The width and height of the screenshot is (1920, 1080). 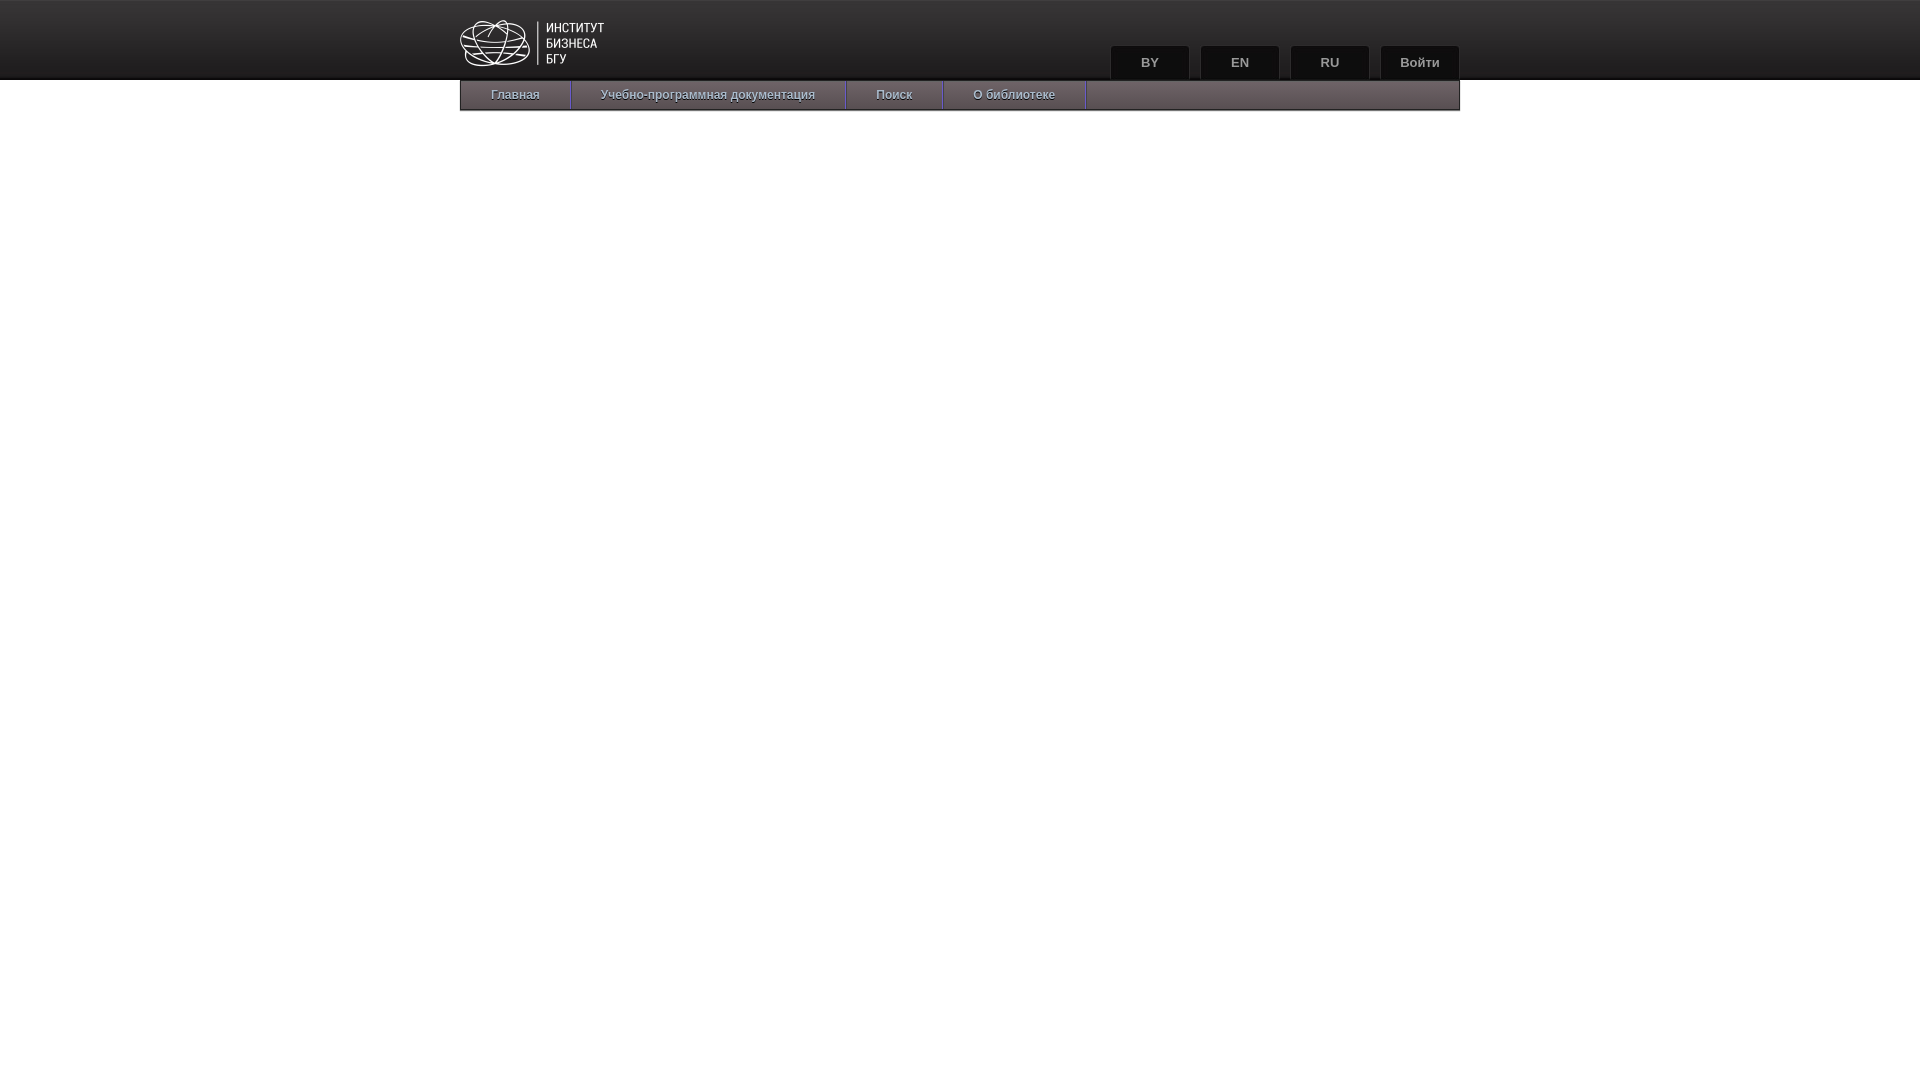 What do you see at coordinates (581, 45) in the screenshot?
I see `'Free CSS Templates'` at bounding box center [581, 45].